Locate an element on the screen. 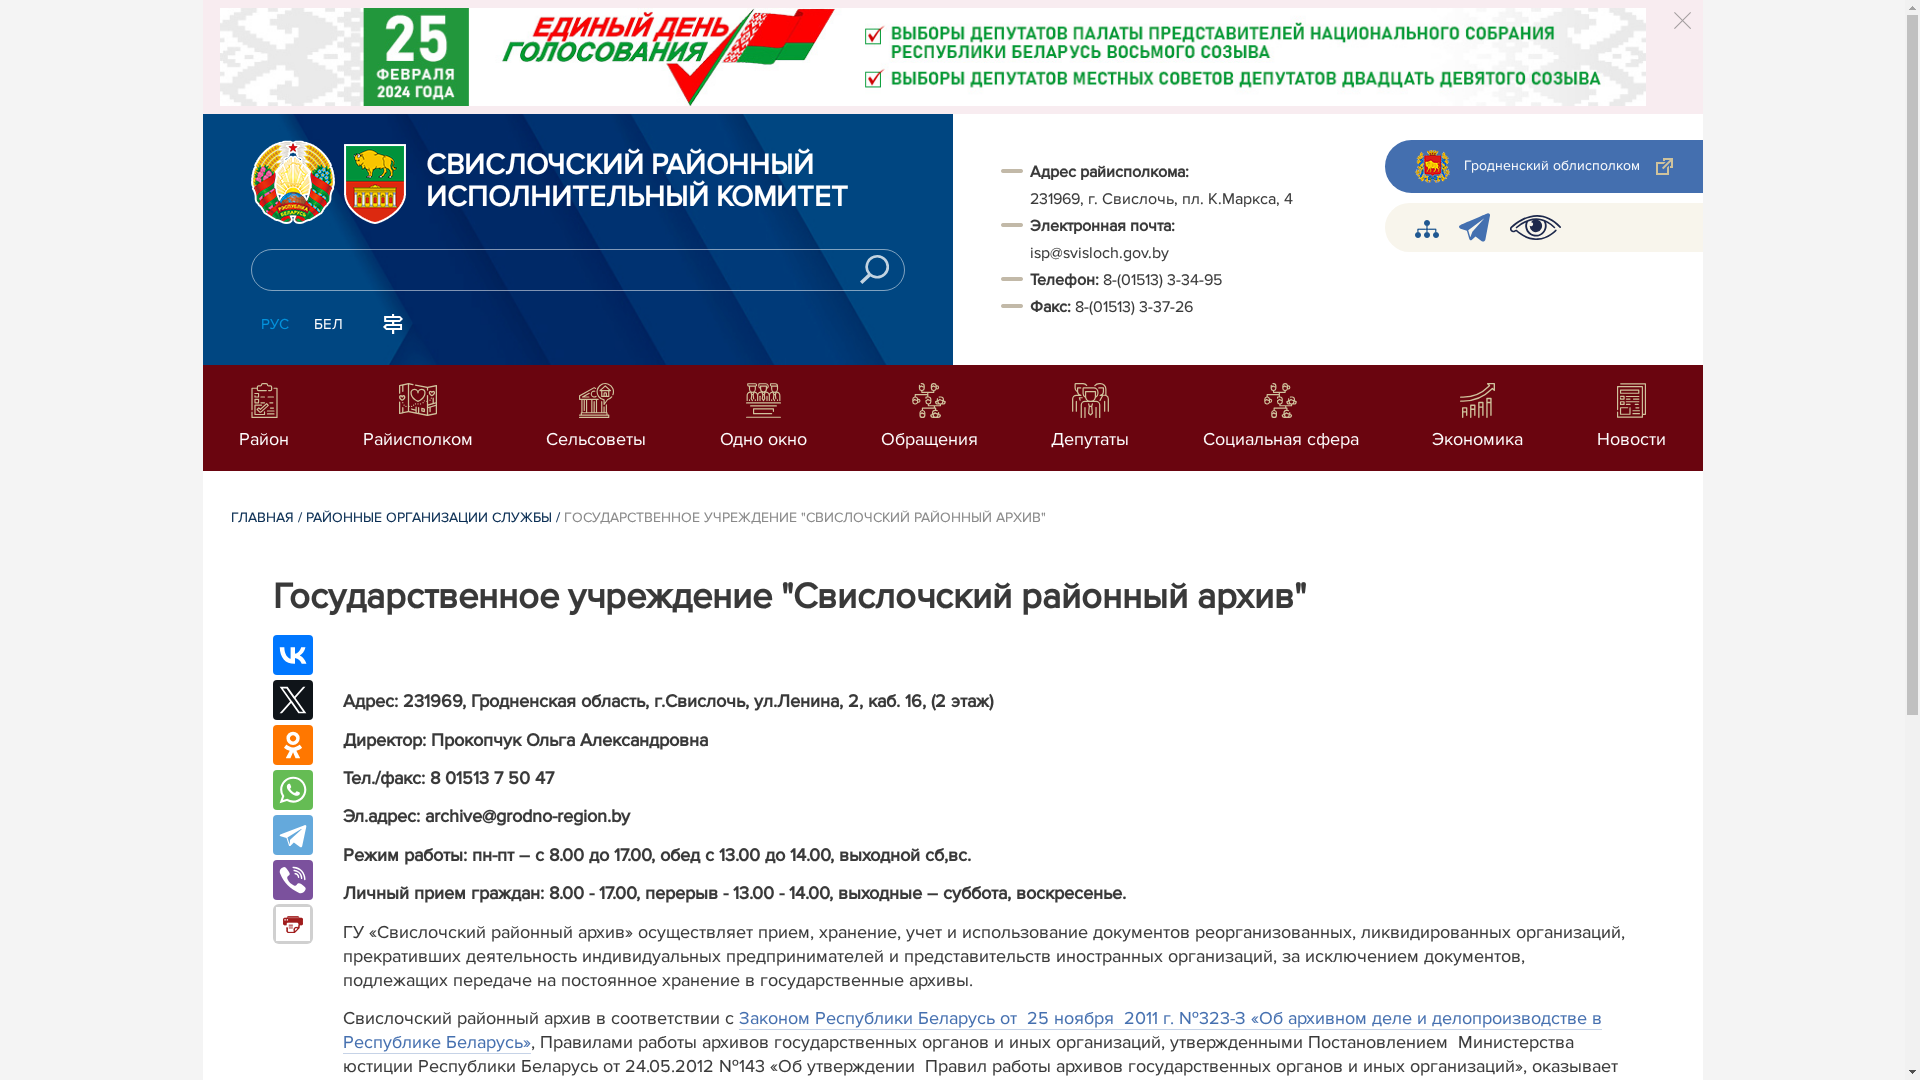 The width and height of the screenshot is (1920, 1080). 'Telegram' is located at coordinates (291, 834).